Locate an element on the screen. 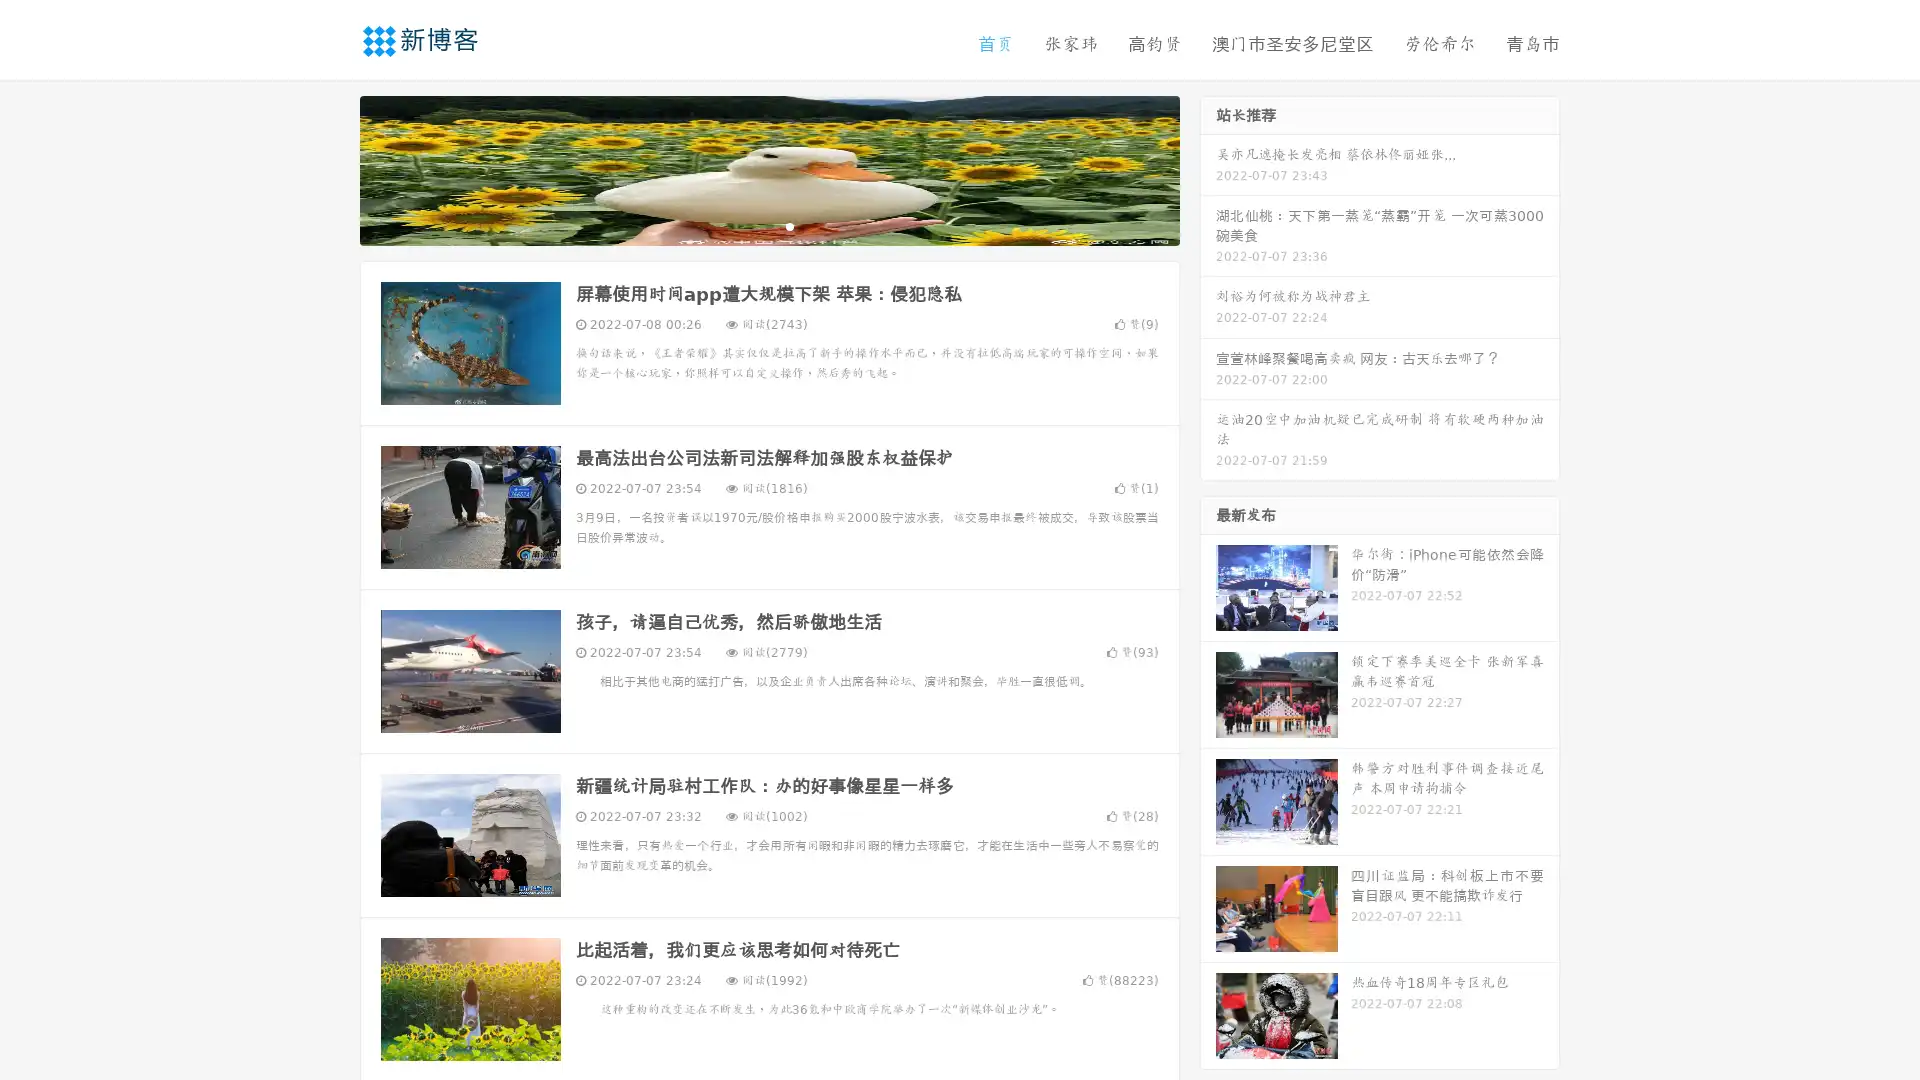 The width and height of the screenshot is (1920, 1080). Go to slide 3 is located at coordinates (789, 225).